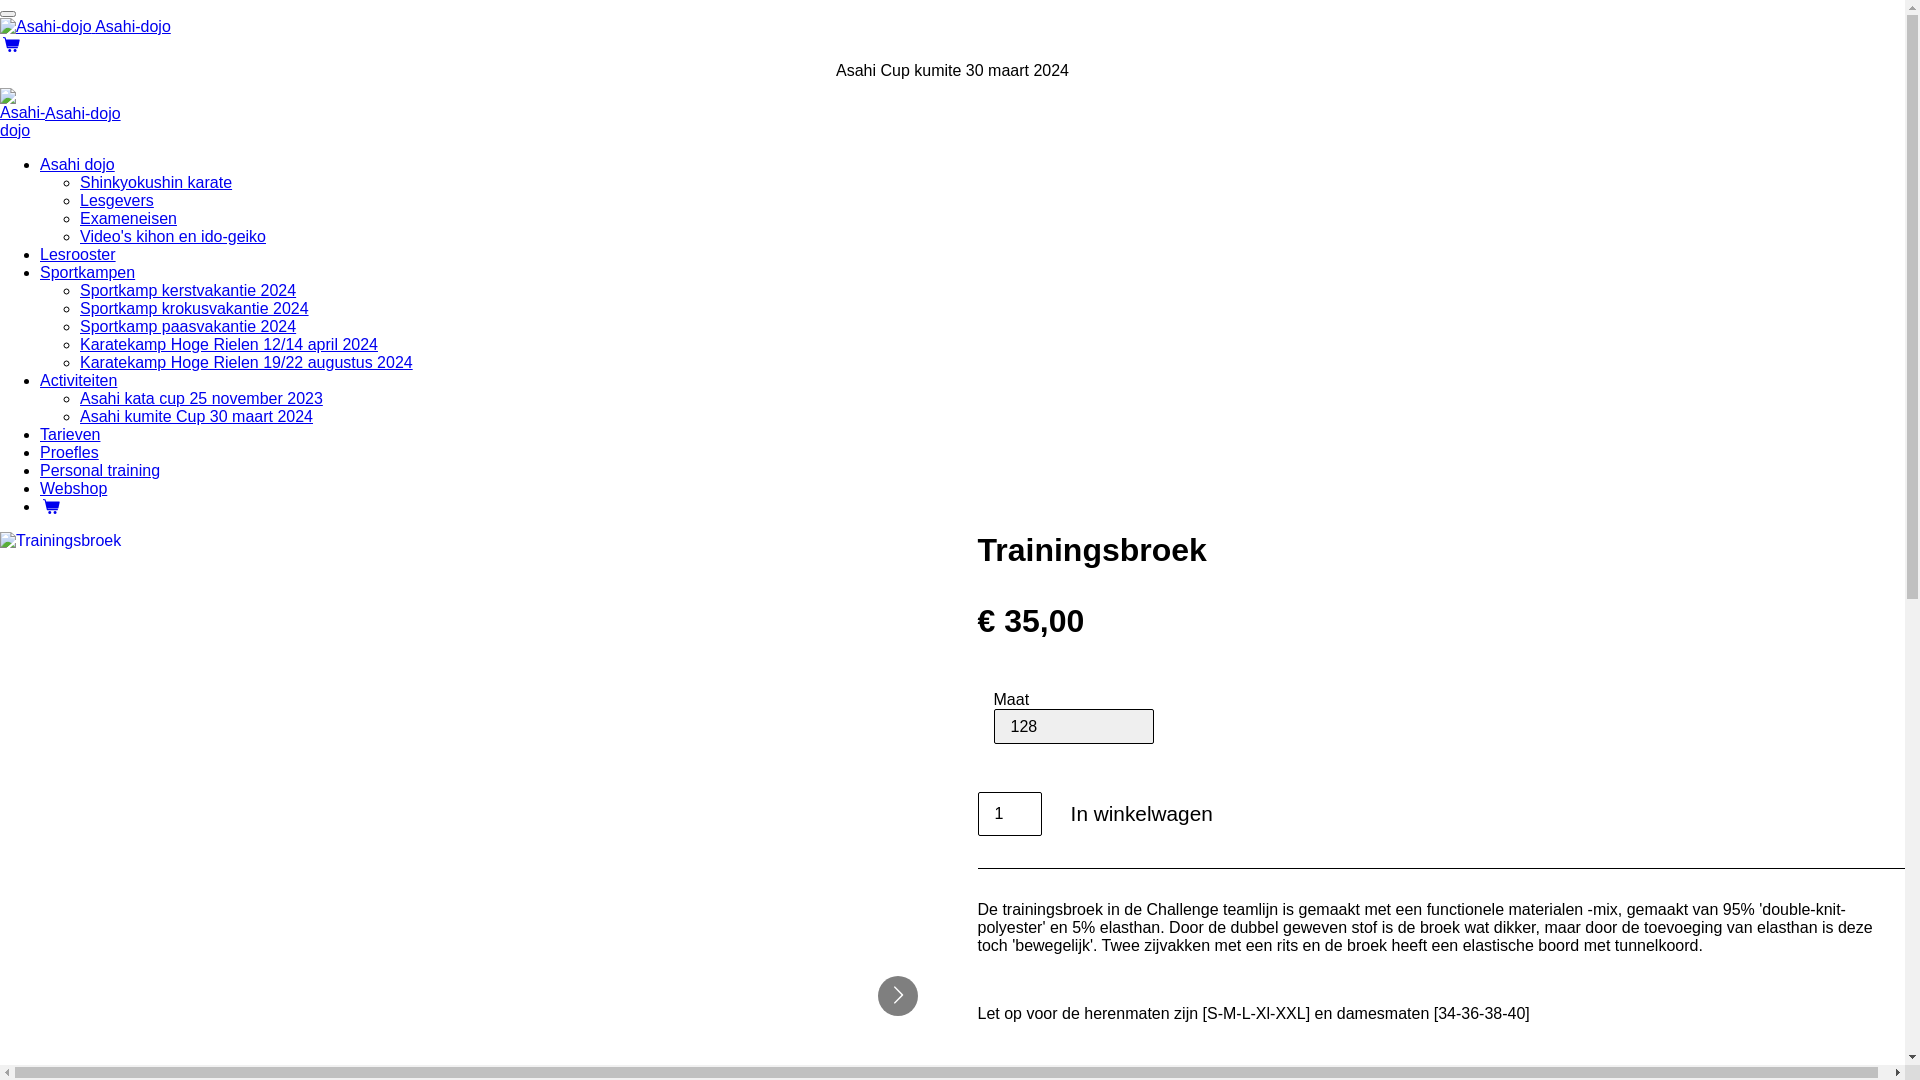 This screenshot has width=1920, height=1080. What do you see at coordinates (1050, 814) in the screenshot?
I see `'In winkelwagen'` at bounding box center [1050, 814].